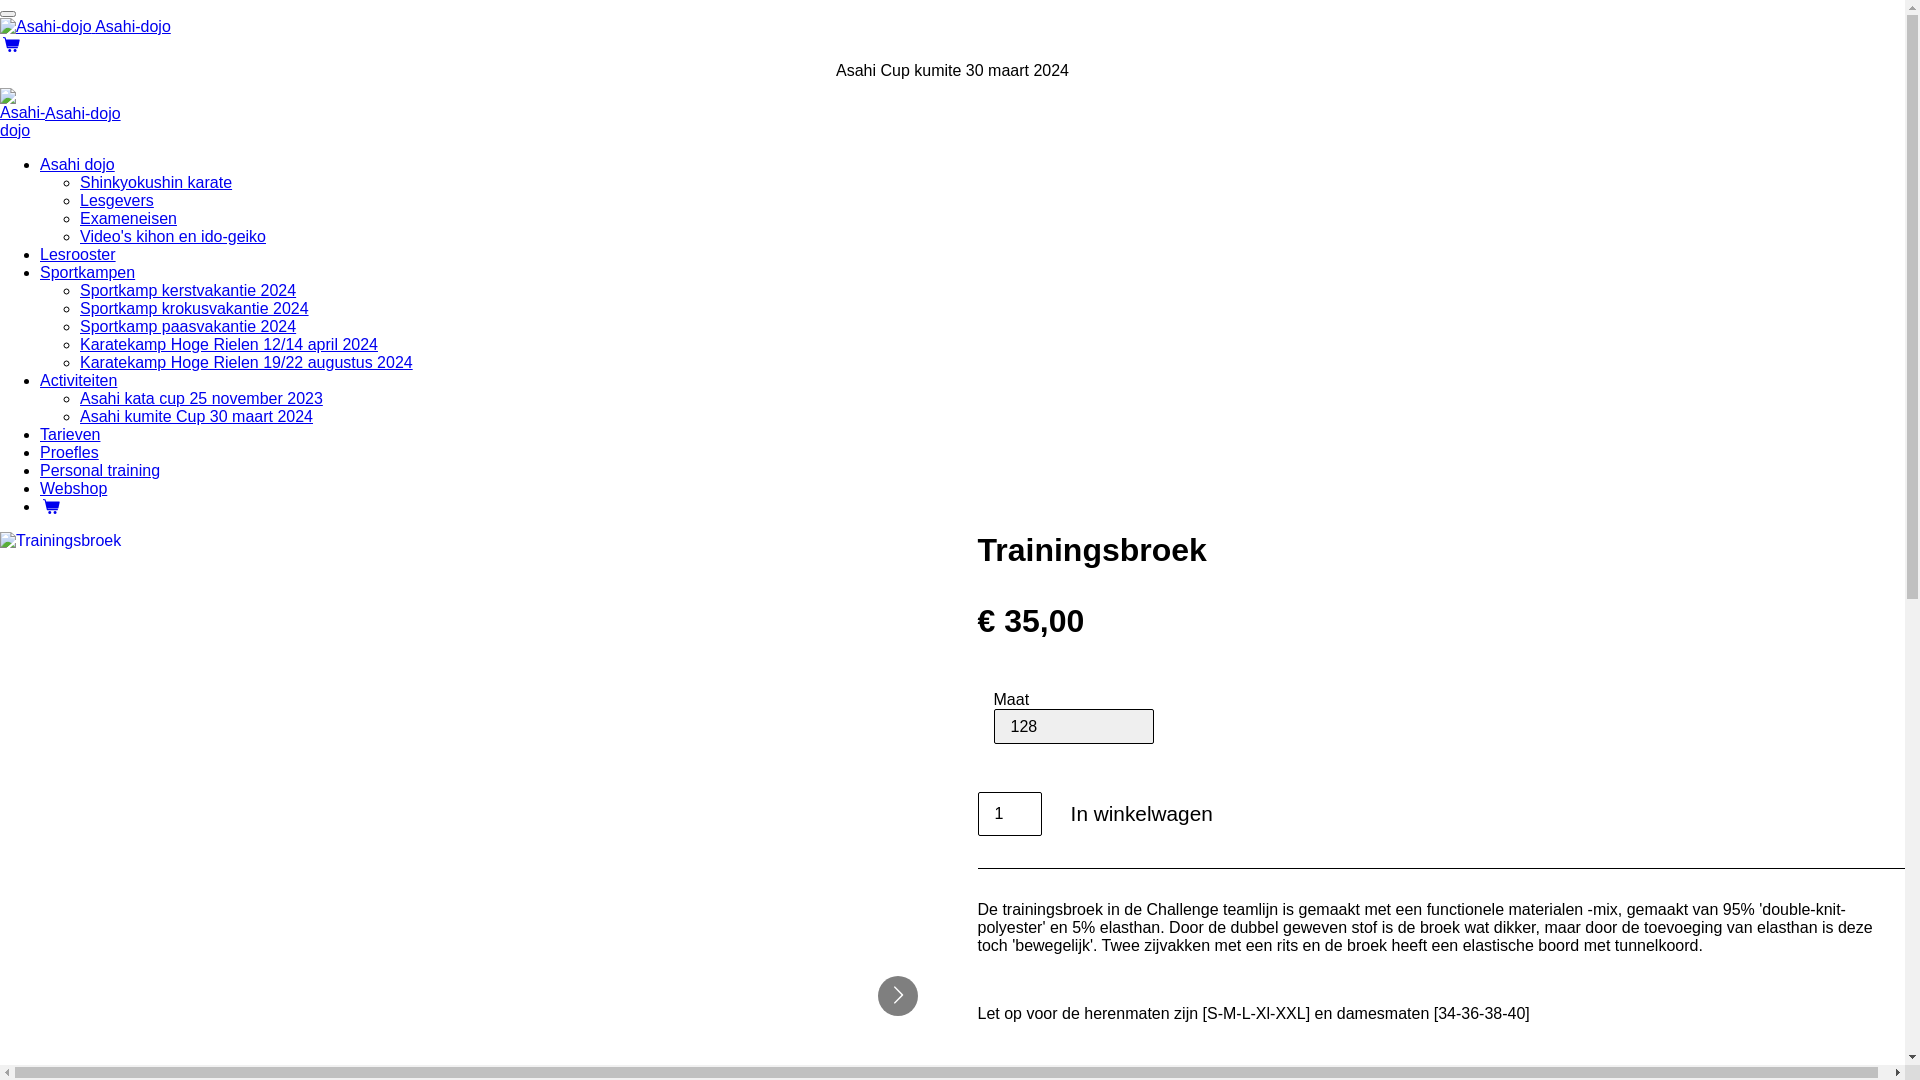 This screenshot has width=1920, height=1080. What do you see at coordinates (1050, 814) in the screenshot?
I see `'In winkelwagen'` at bounding box center [1050, 814].